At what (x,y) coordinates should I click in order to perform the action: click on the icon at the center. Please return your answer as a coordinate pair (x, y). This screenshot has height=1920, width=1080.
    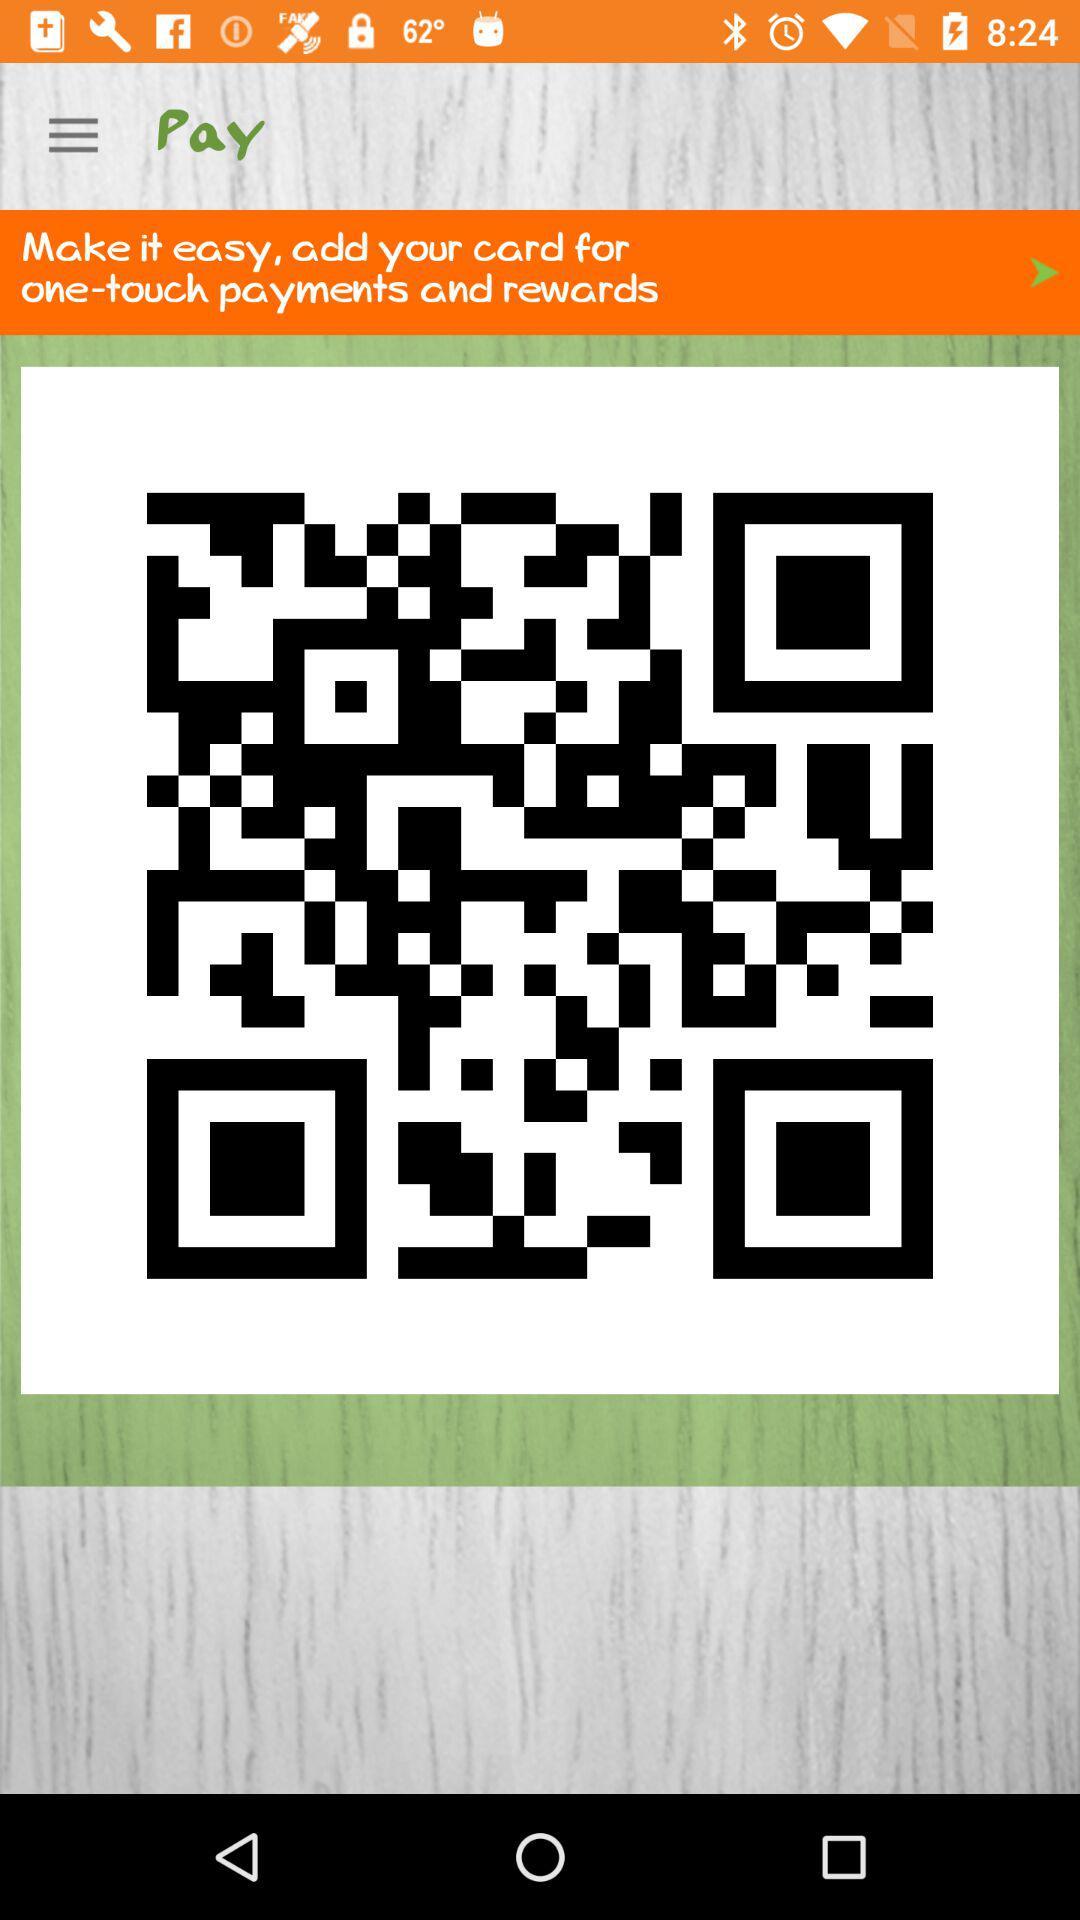
    Looking at the image, I should click on (540, 880).